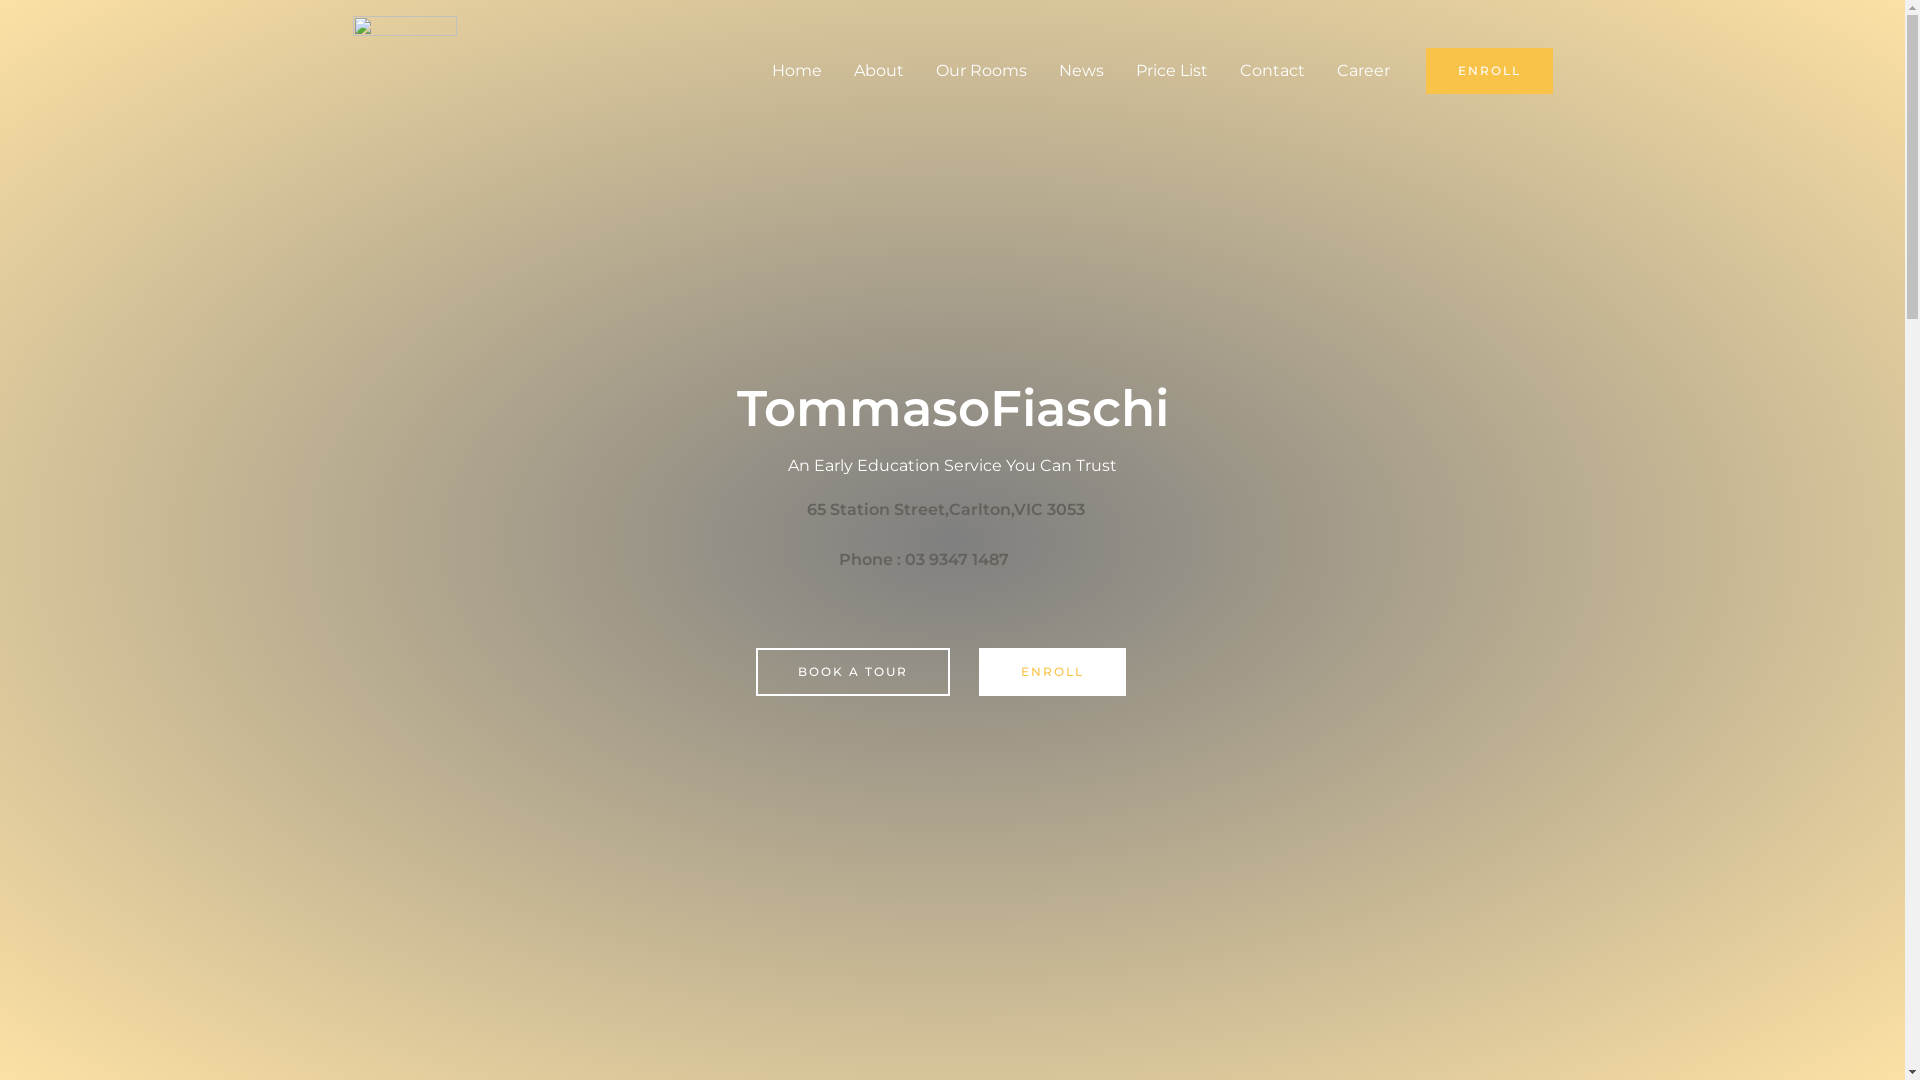  I want to click on 'Contact', so click(1223, 69).